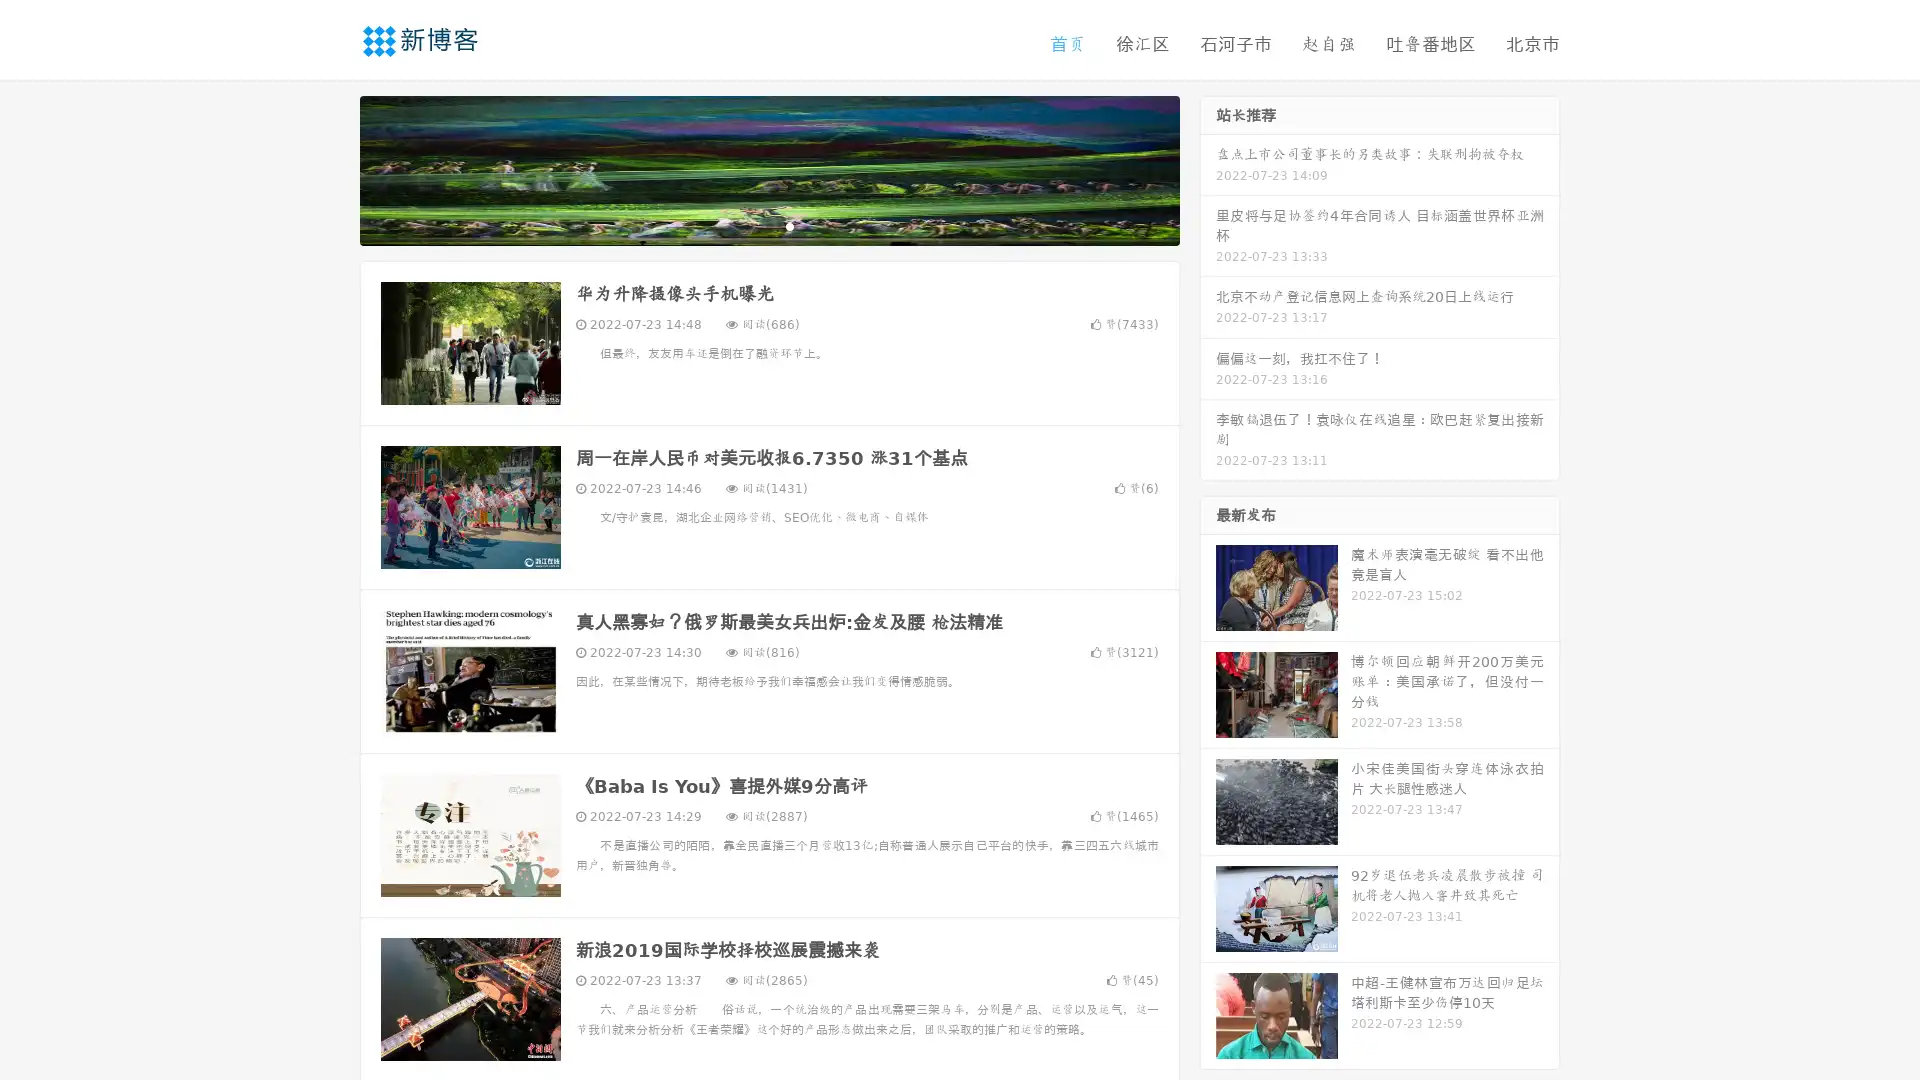 The width and height of the screenshot is (1920, 1080). I want to click on Go to slide 1, so click(748, 225).